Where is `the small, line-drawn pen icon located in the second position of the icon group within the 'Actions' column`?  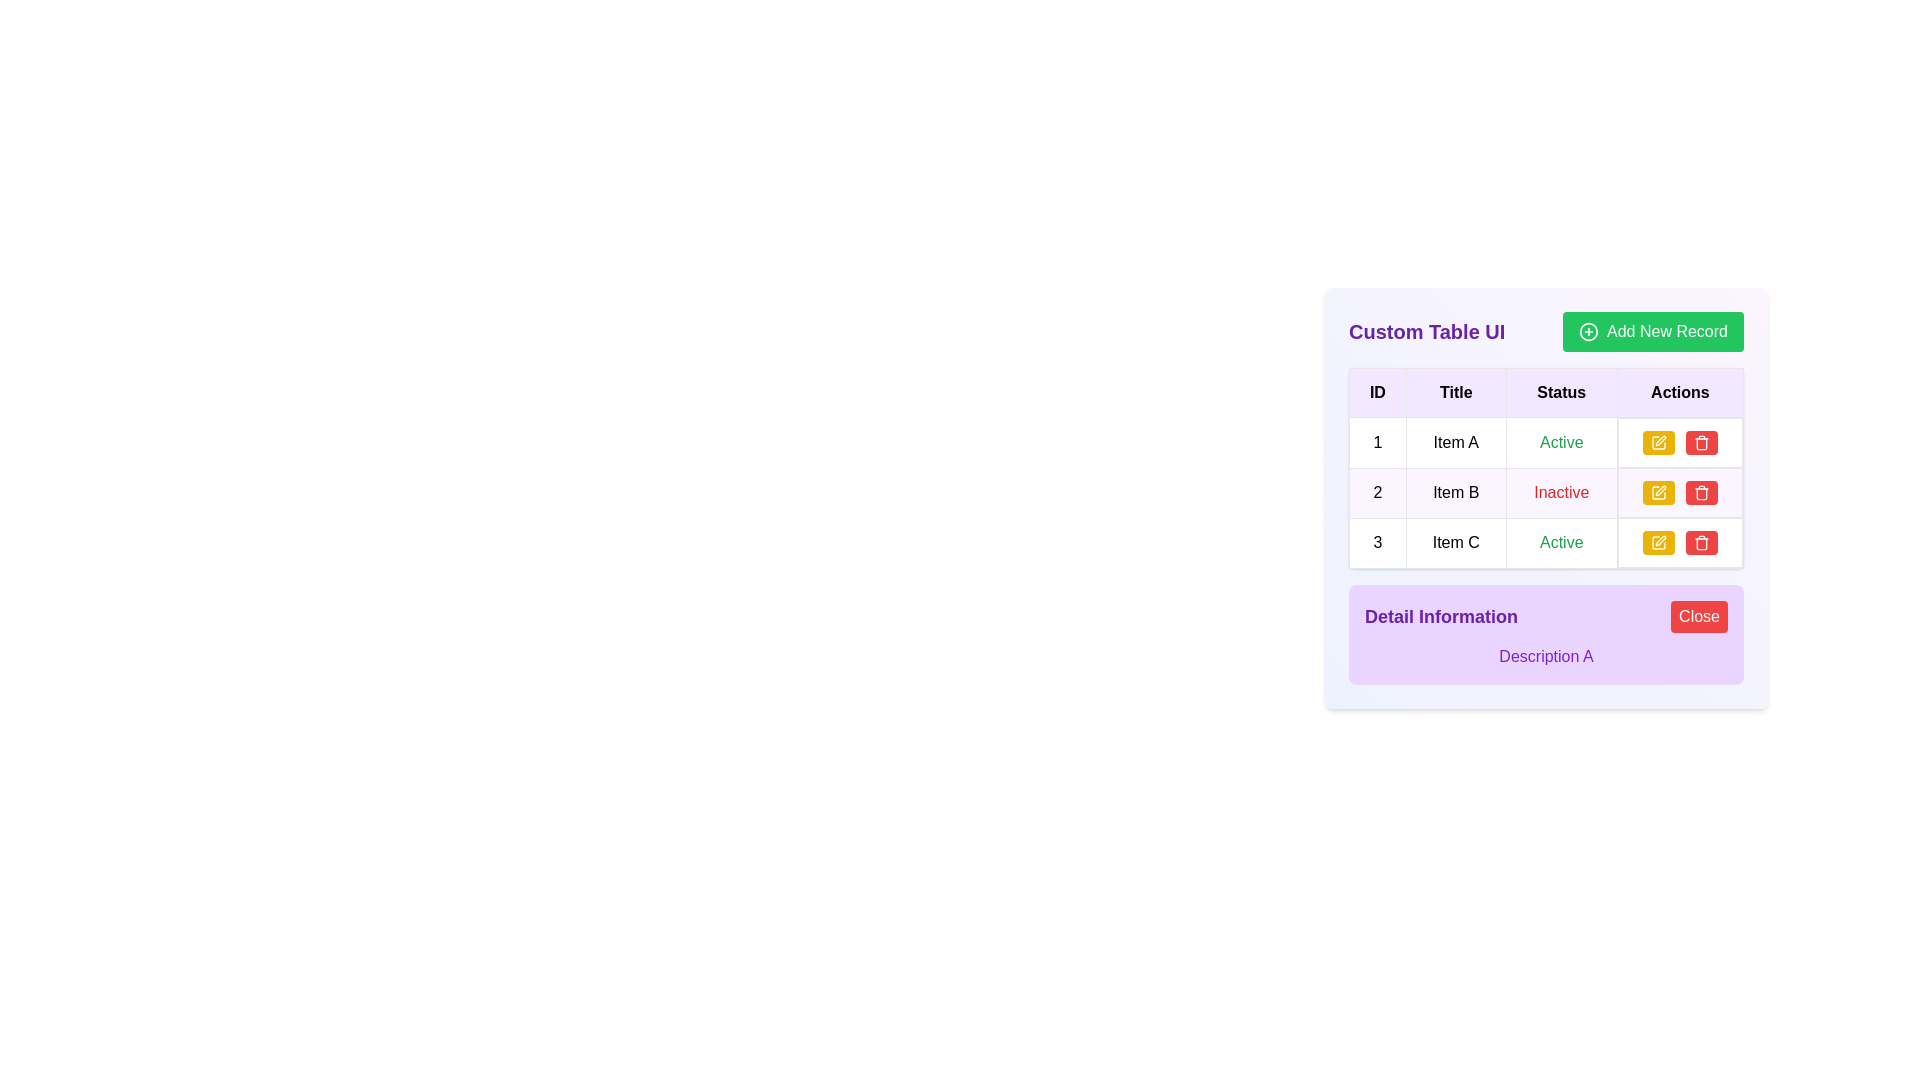
the small, line-drawn pen icon located in the second position of the icon group within the 'Actions' column is located at coordinates (1660, 439).